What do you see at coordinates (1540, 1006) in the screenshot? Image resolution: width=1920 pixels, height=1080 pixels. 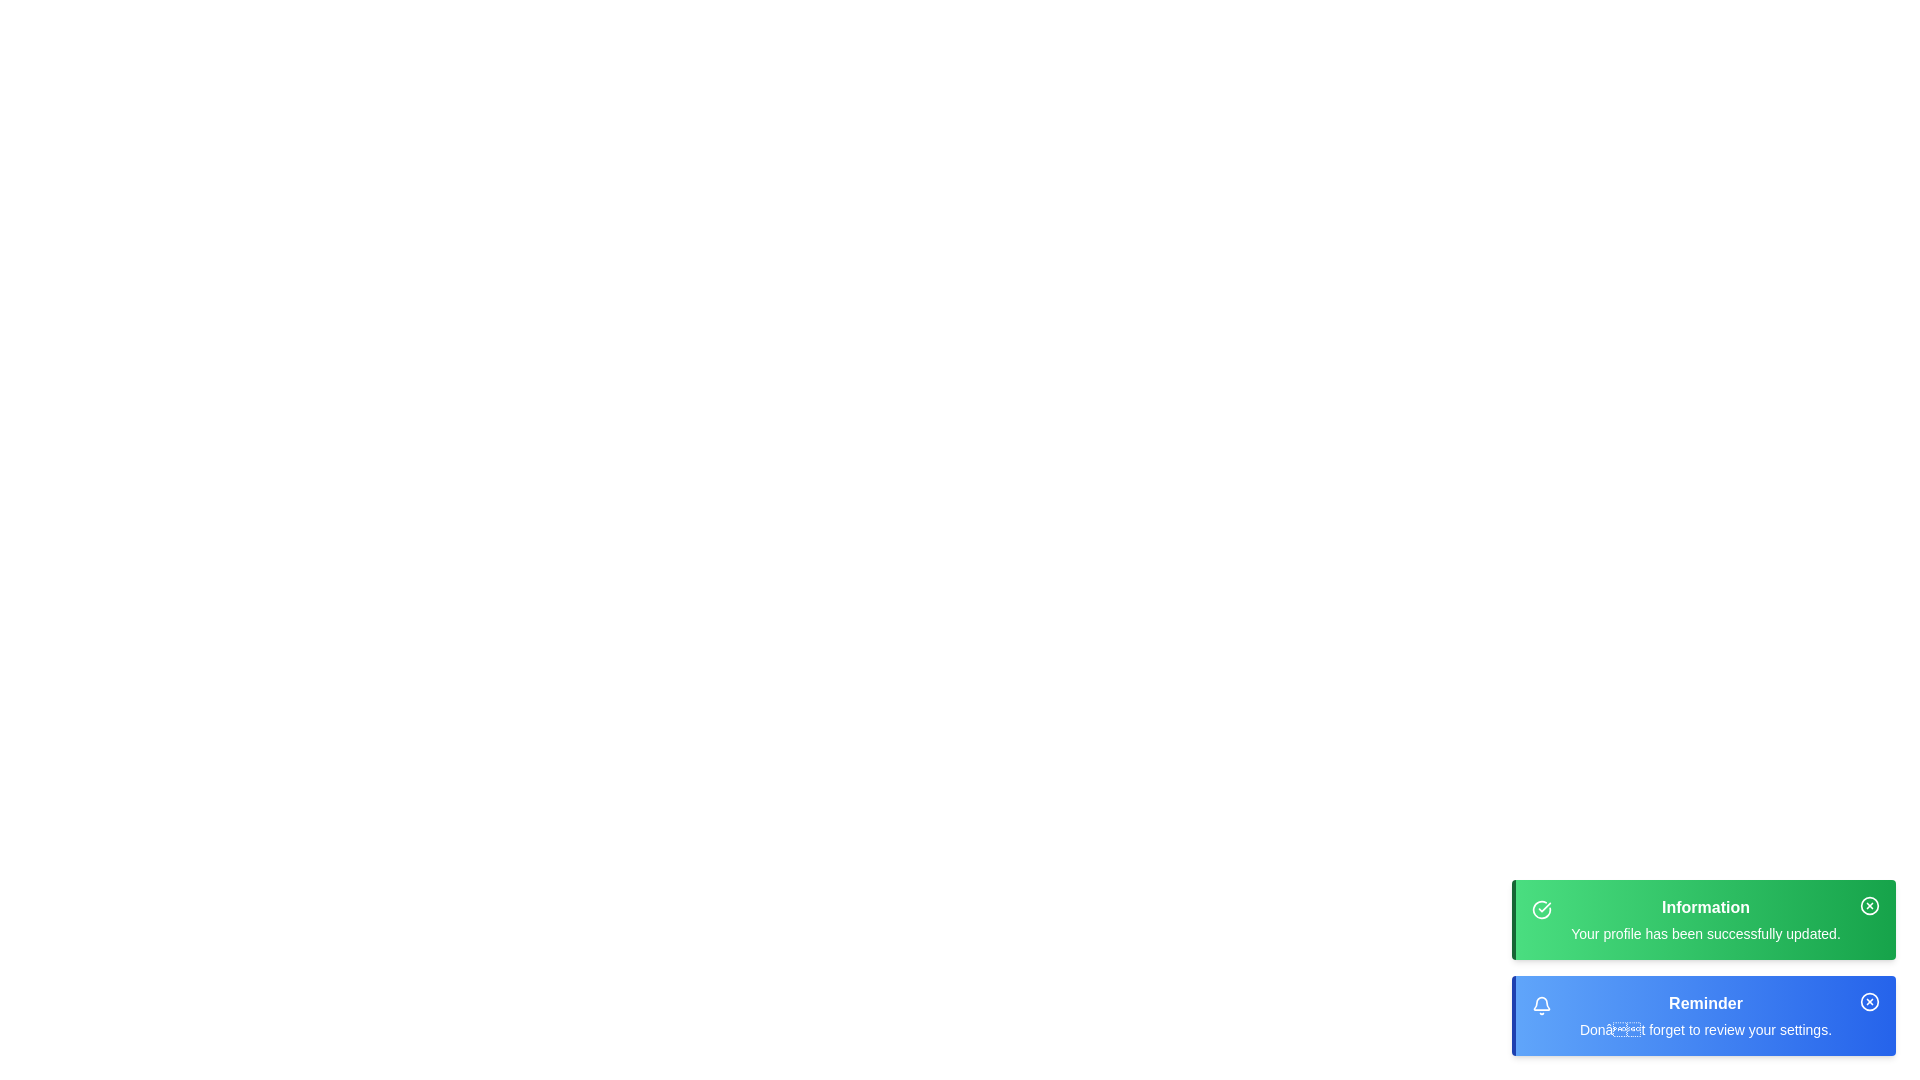 I see `the bell-shaped notification icon located to the left of the 'Reminder' label in the blue notification box` at bounding box center [1540, 1006].